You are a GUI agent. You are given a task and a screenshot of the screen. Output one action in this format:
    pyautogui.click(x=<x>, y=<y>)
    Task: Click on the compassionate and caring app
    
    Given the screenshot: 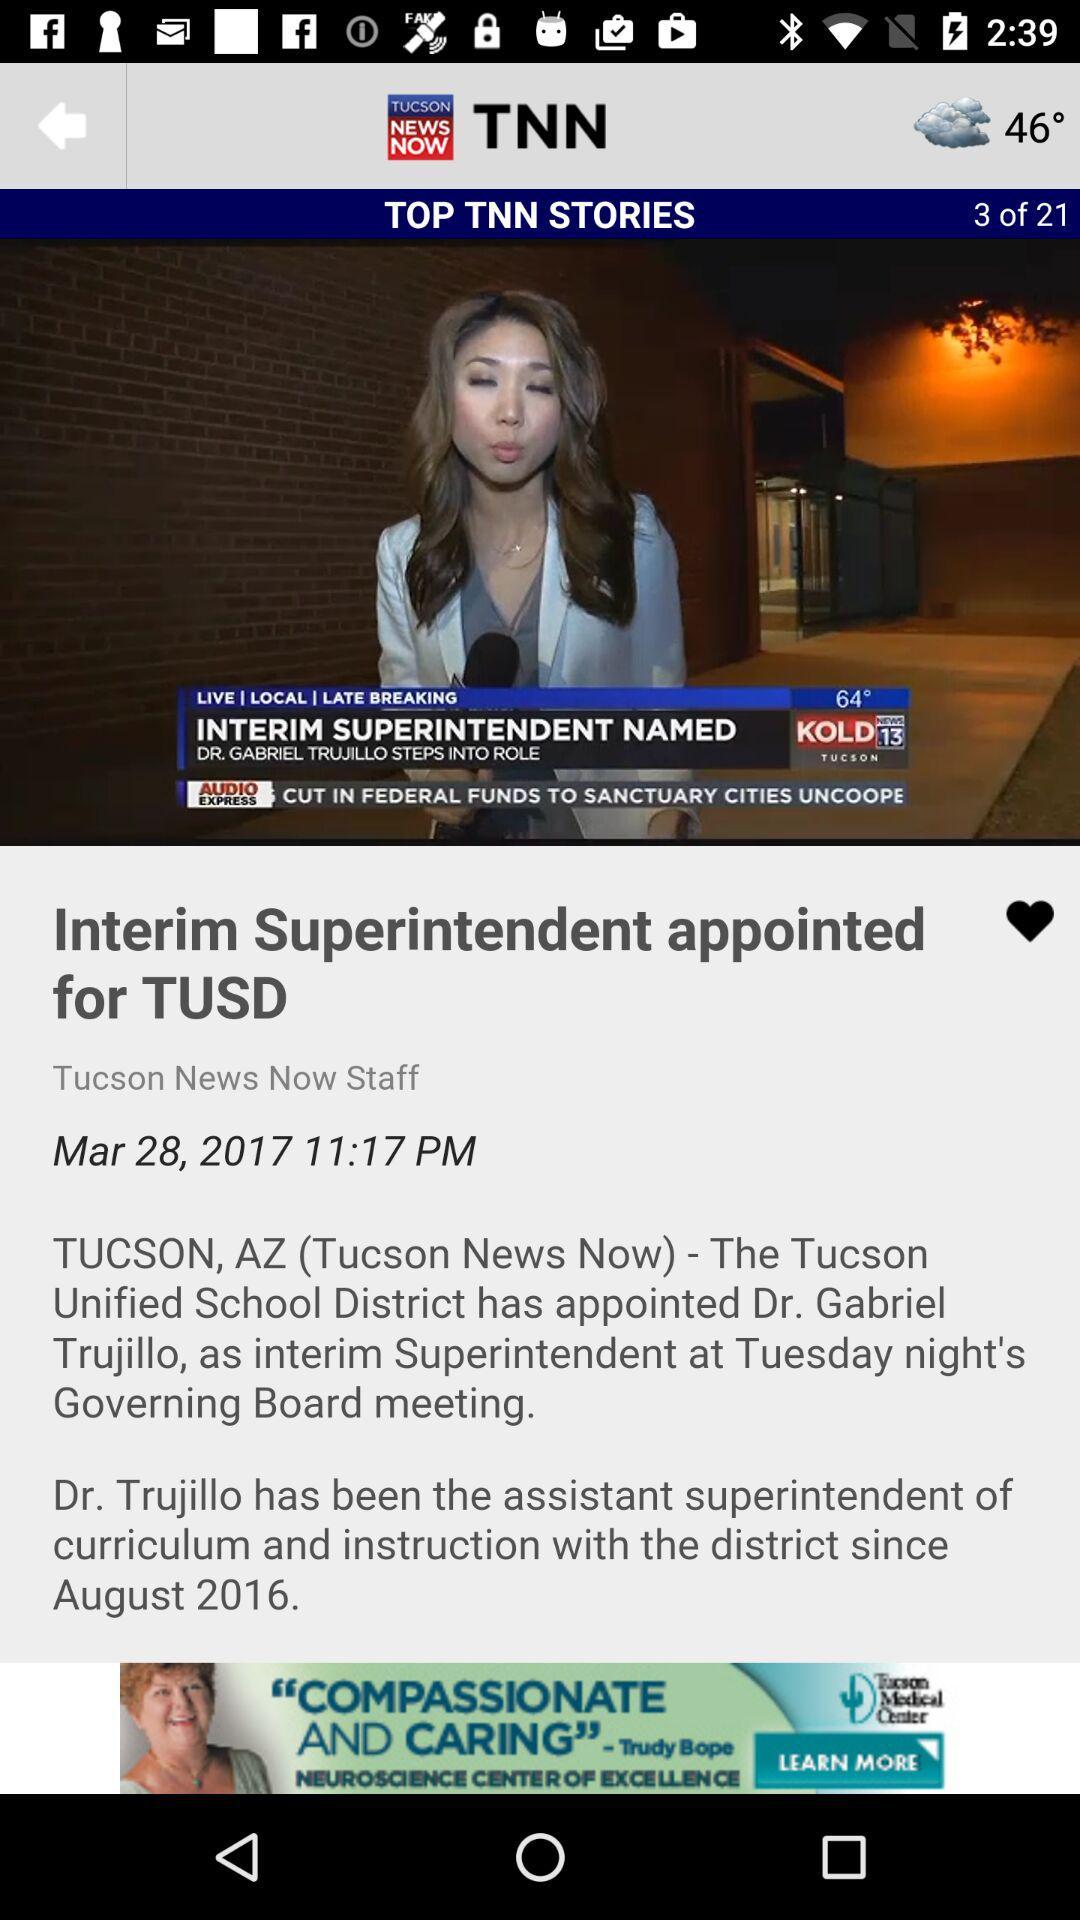 What is the action you would take?
    pyautogui.click(x=540, y=1727)
    